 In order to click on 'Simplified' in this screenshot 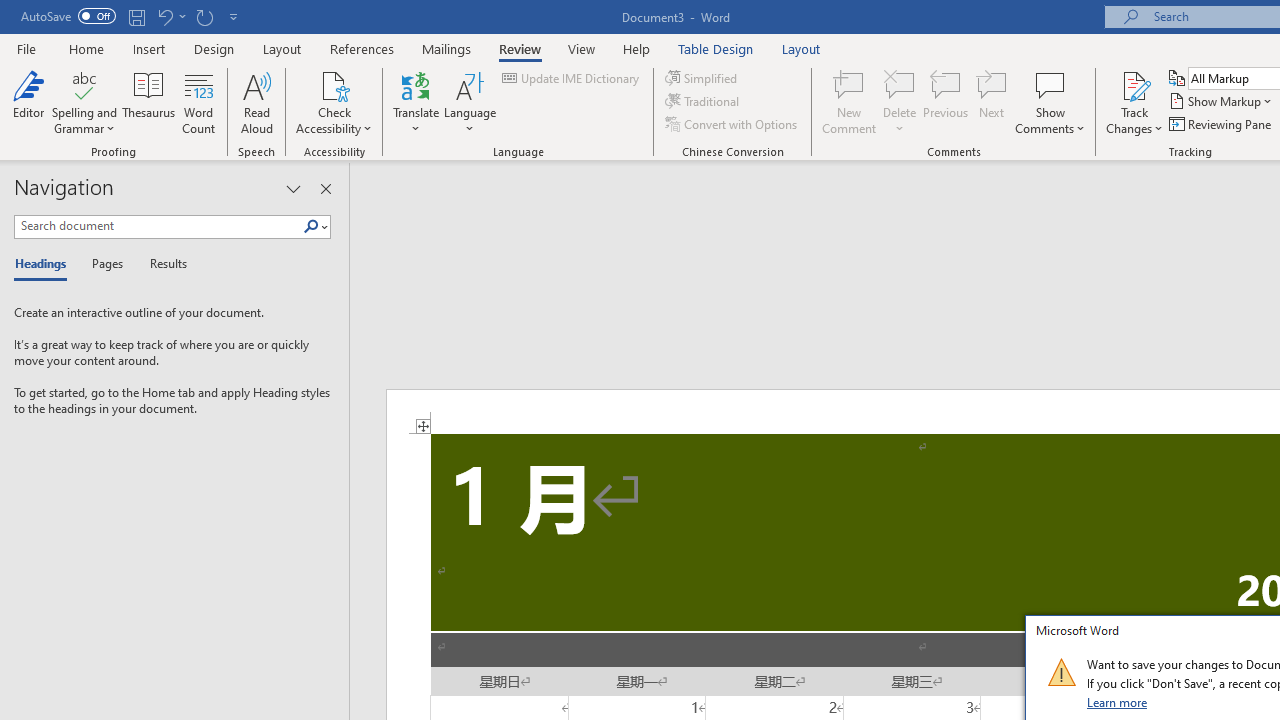, I will do `click(702, 77)`.